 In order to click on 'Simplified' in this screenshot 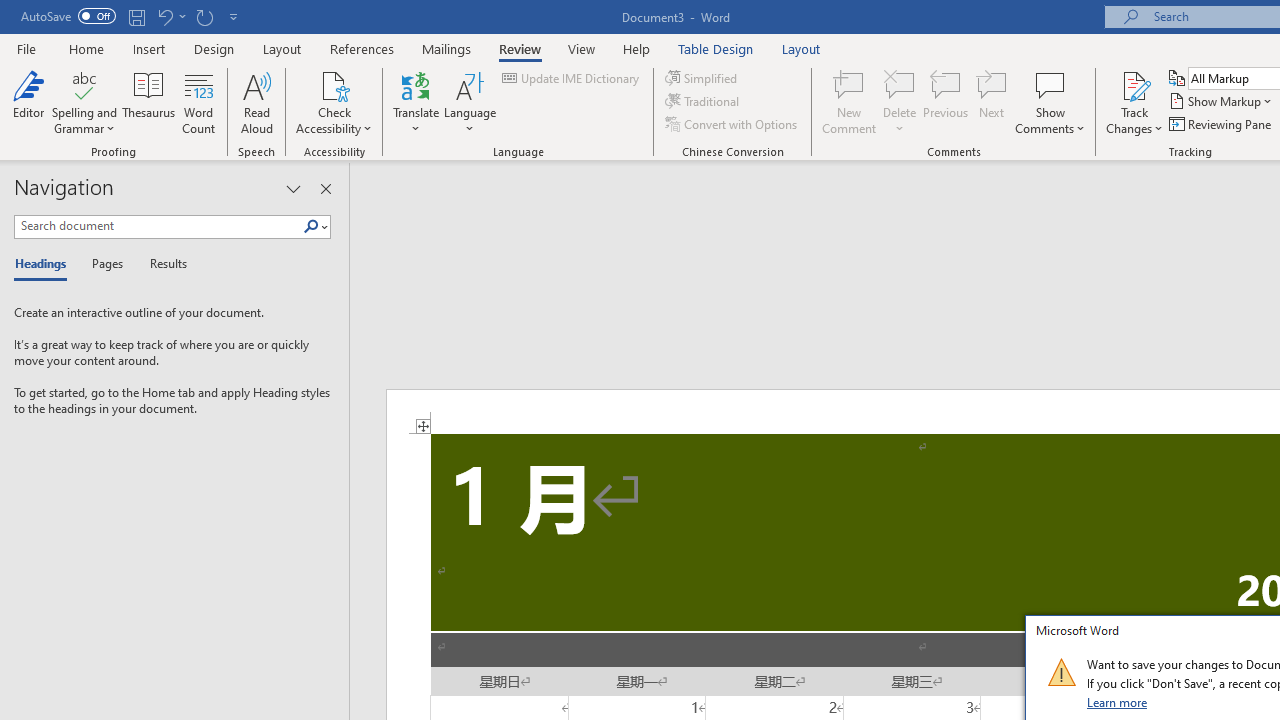, I will do `click(702, 77)`.